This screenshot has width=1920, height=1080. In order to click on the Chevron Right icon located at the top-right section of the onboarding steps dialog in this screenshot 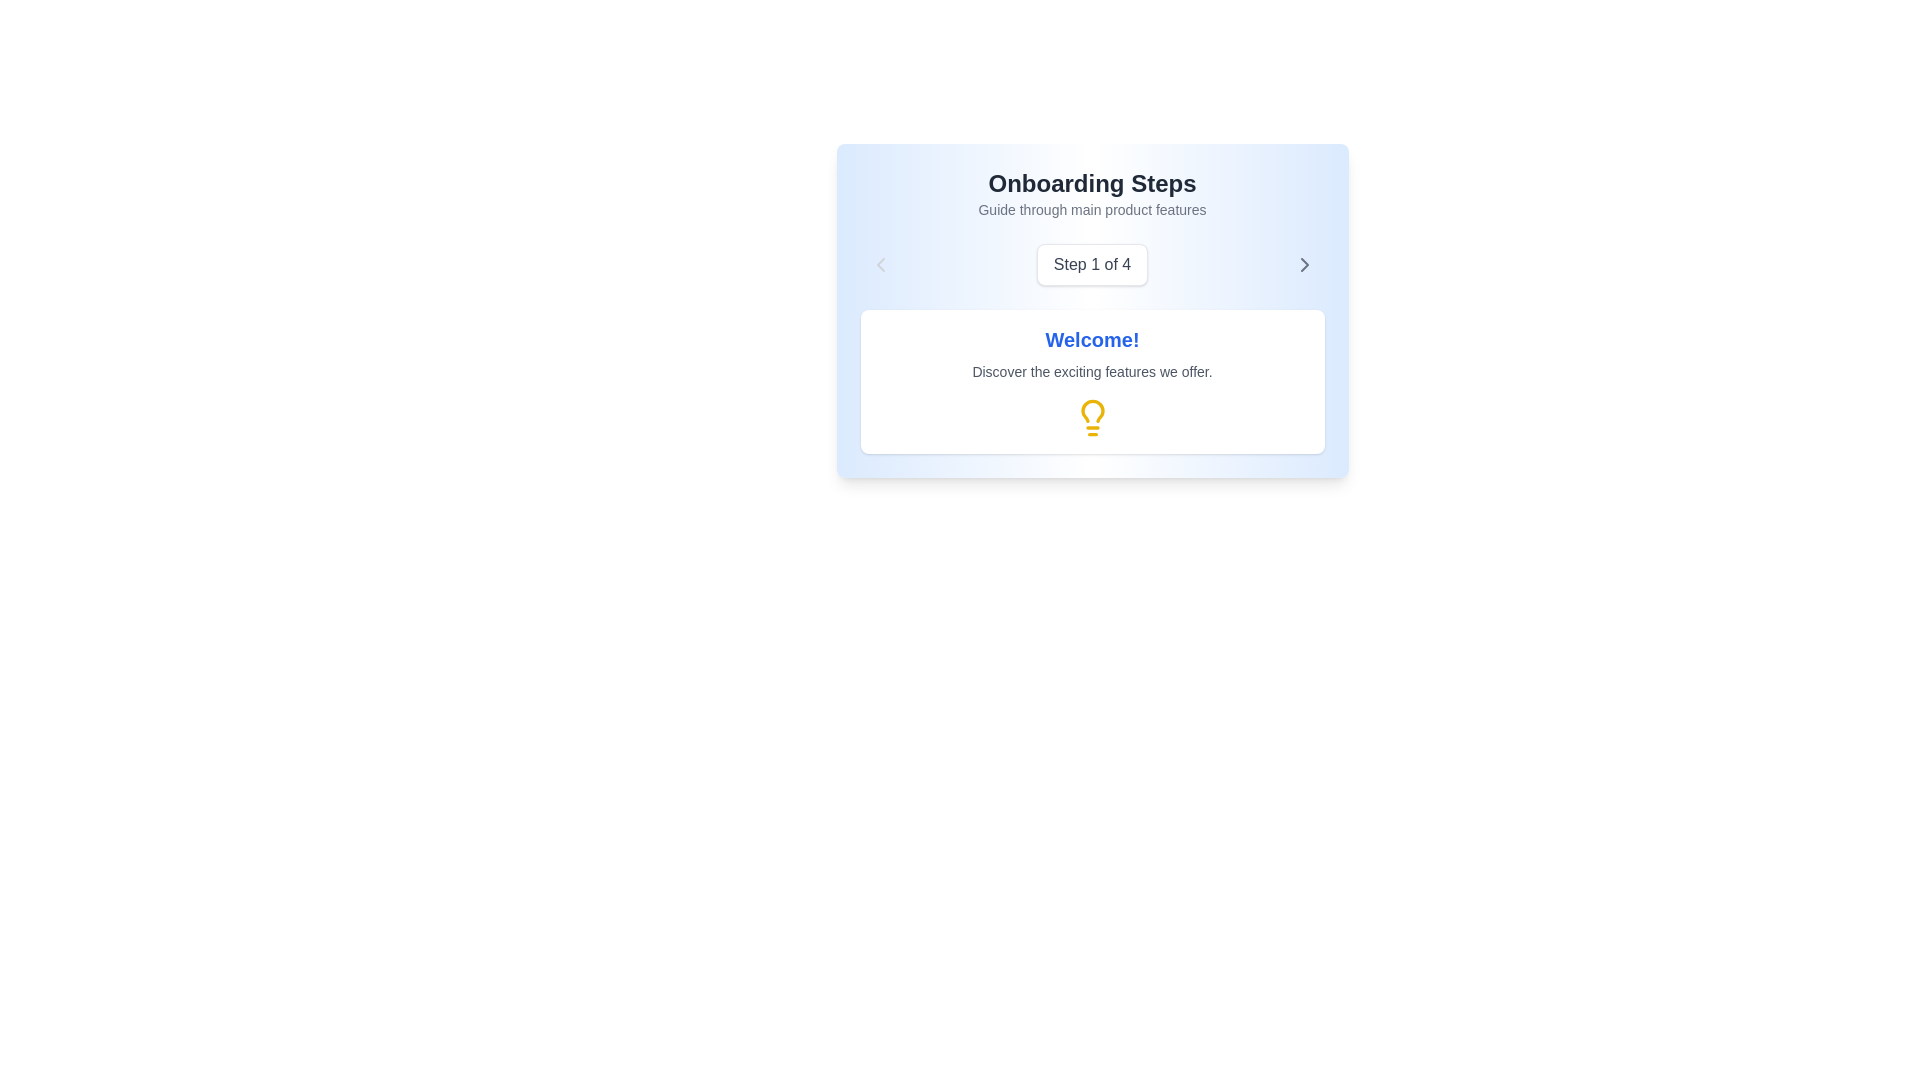, I will do `click(1304, 264)`.